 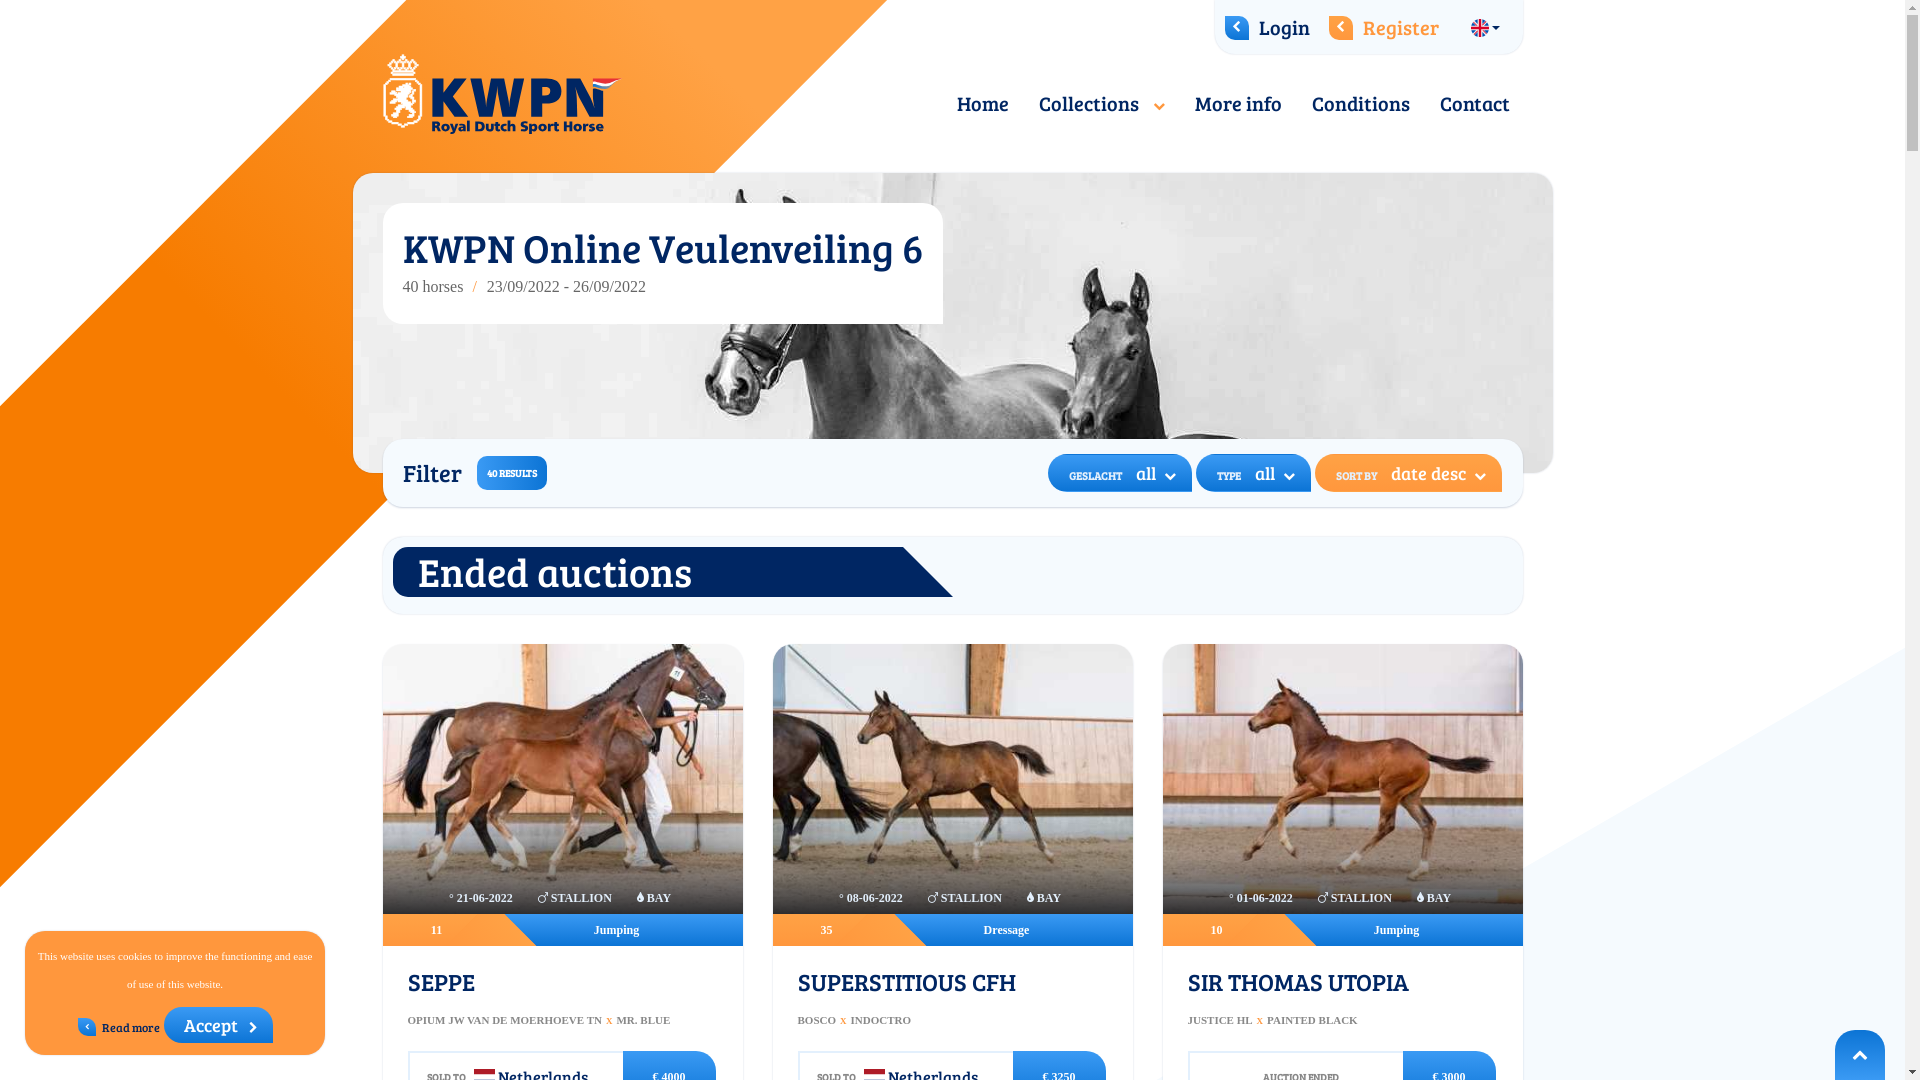 What do you see at coordinates (1424, 103) in the screenshot?
I see `'Contact'` at bounding box center [1424, 103].